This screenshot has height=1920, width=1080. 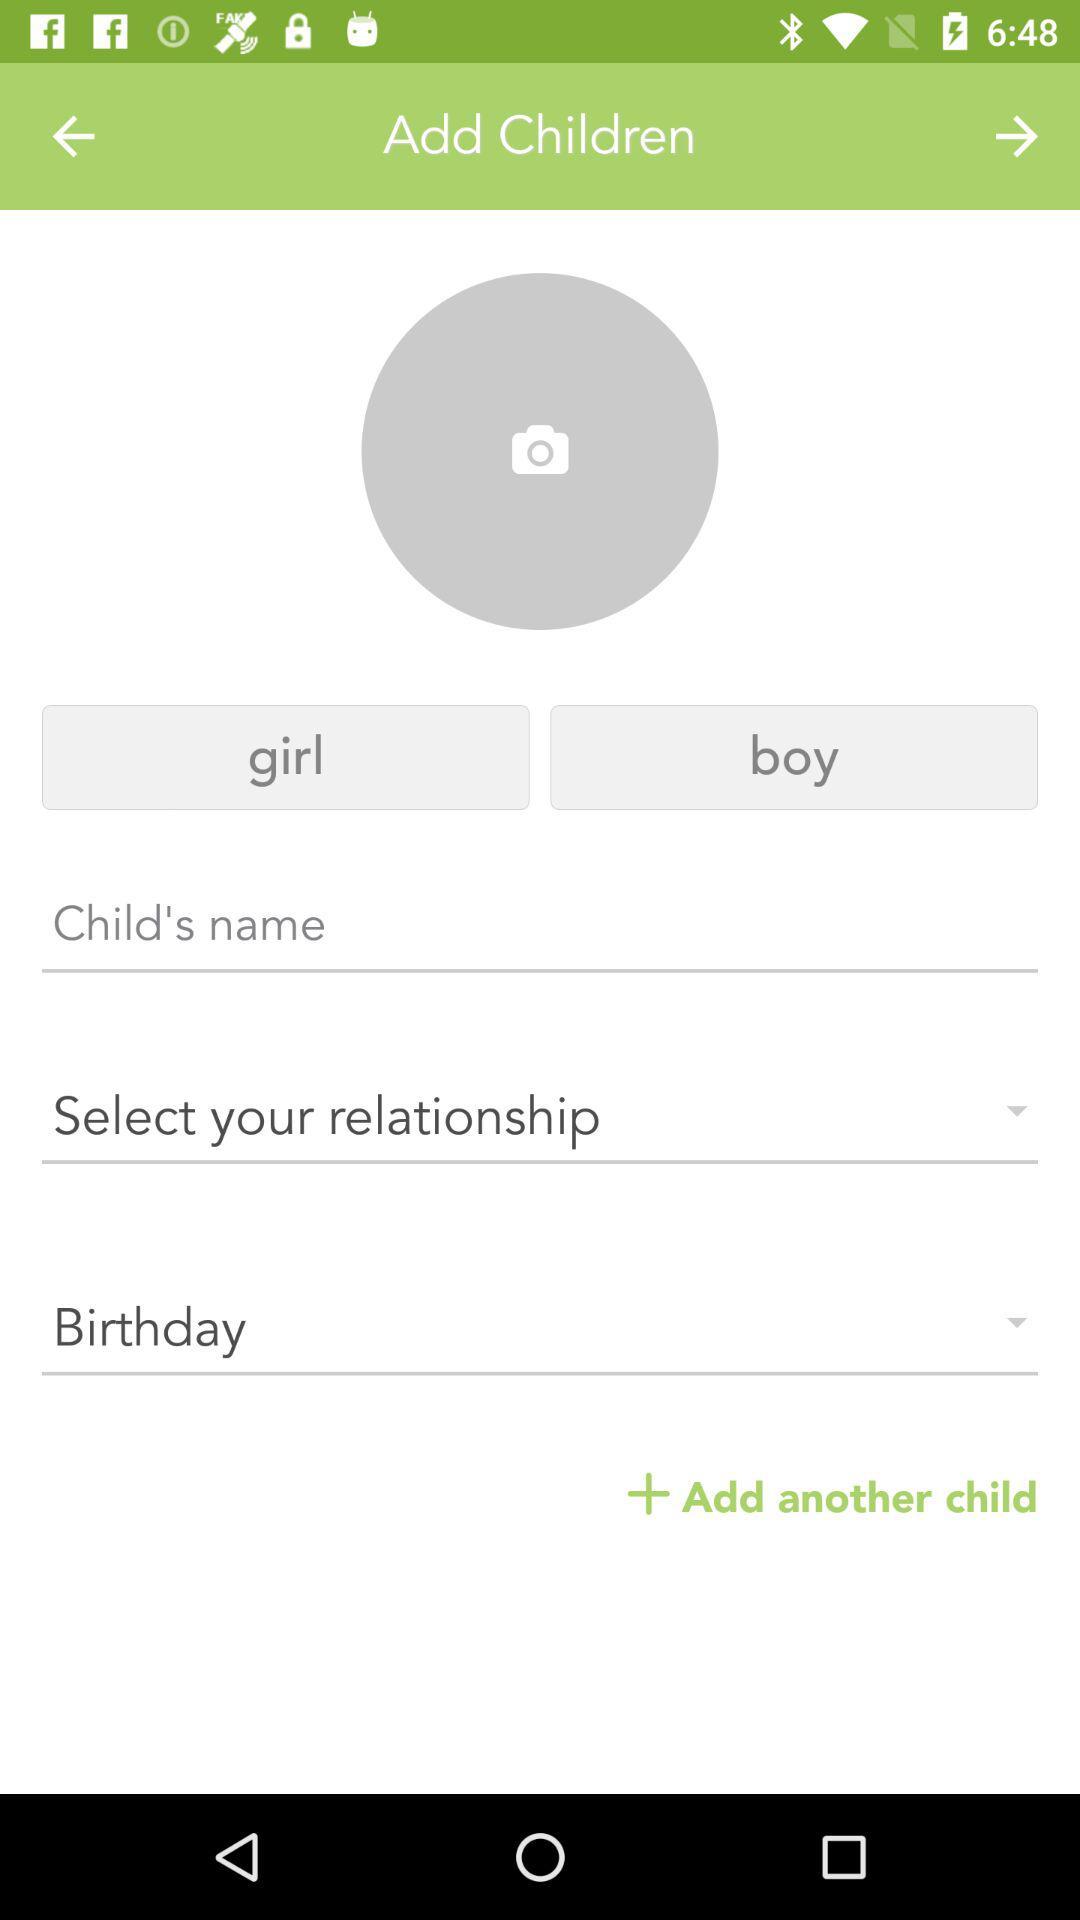 I want to click on the text birthday, so click(x=540, y=1329).